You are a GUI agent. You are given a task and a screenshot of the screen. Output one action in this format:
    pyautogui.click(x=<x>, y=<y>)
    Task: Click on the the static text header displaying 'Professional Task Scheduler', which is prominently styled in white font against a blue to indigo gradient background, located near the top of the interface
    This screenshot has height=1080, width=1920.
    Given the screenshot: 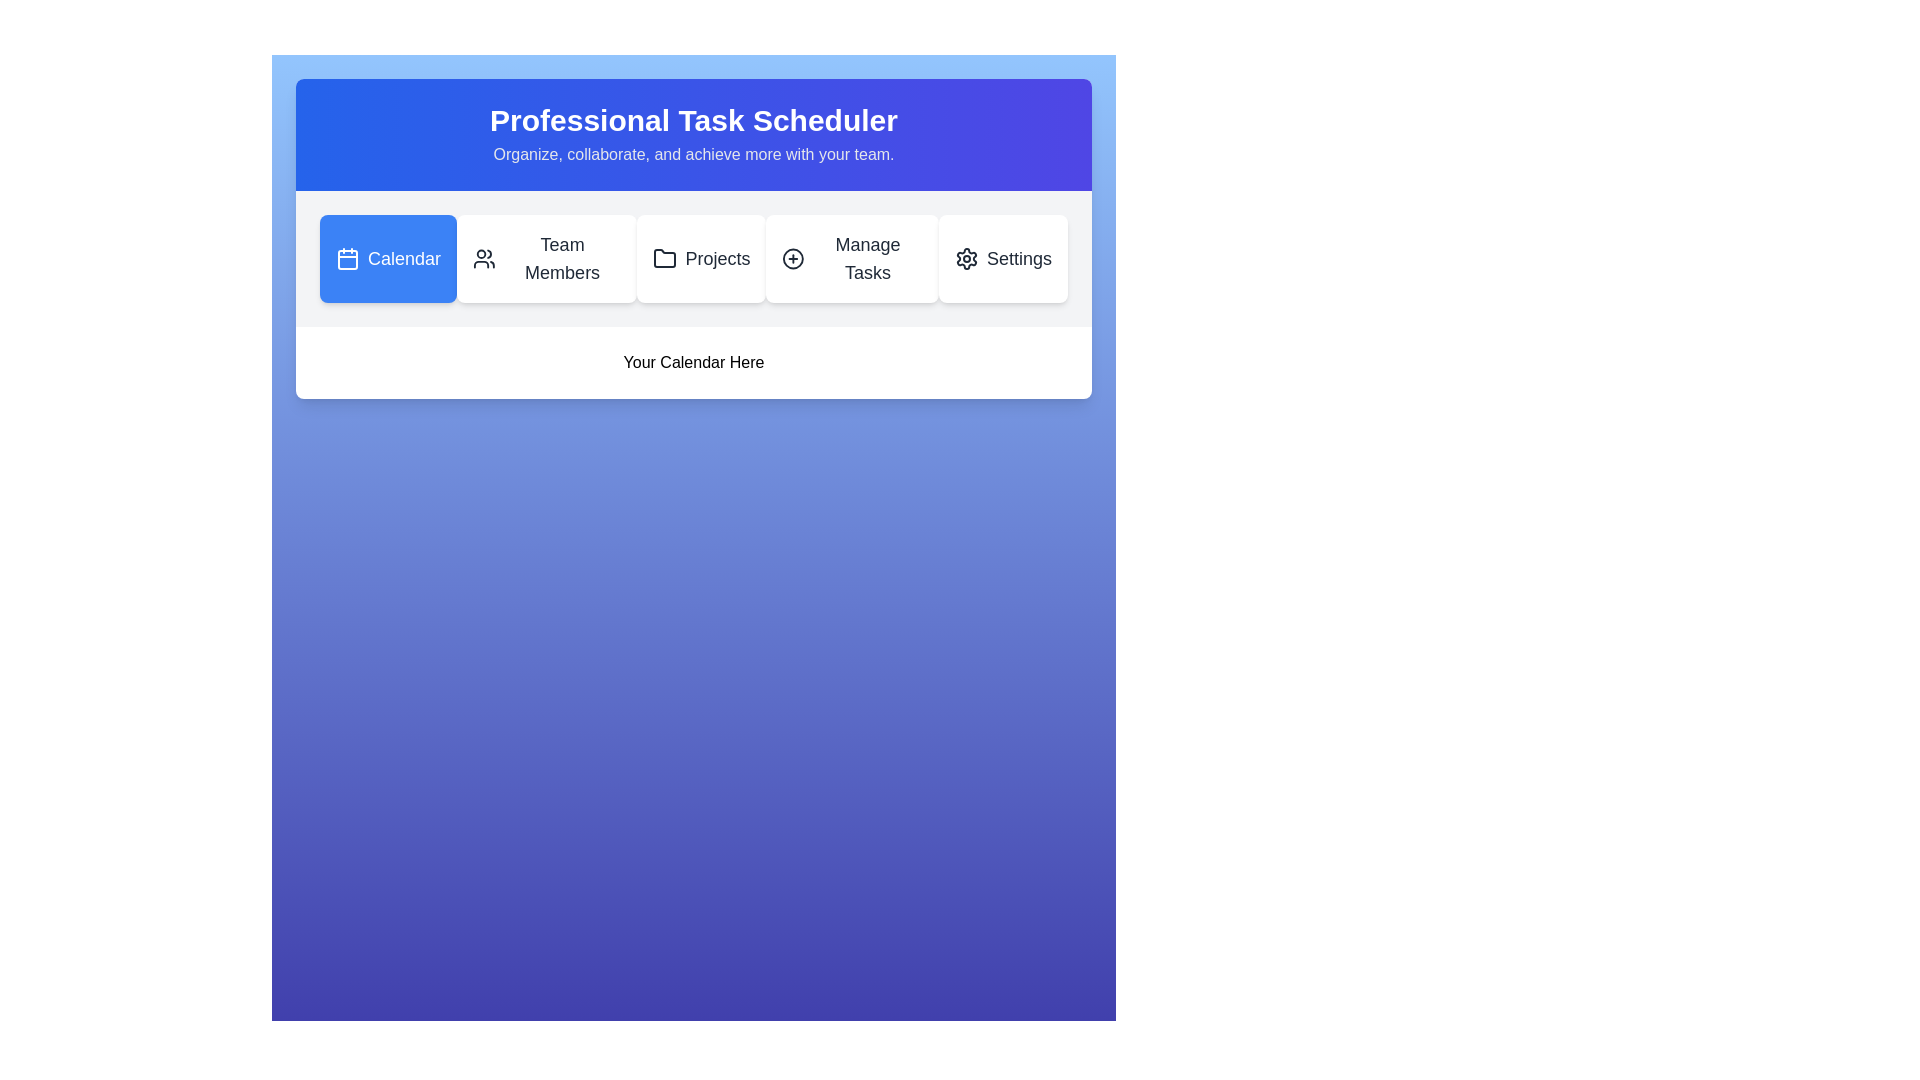 What is the action you would take?
    pyautogui.click(x=694, y=120)
    